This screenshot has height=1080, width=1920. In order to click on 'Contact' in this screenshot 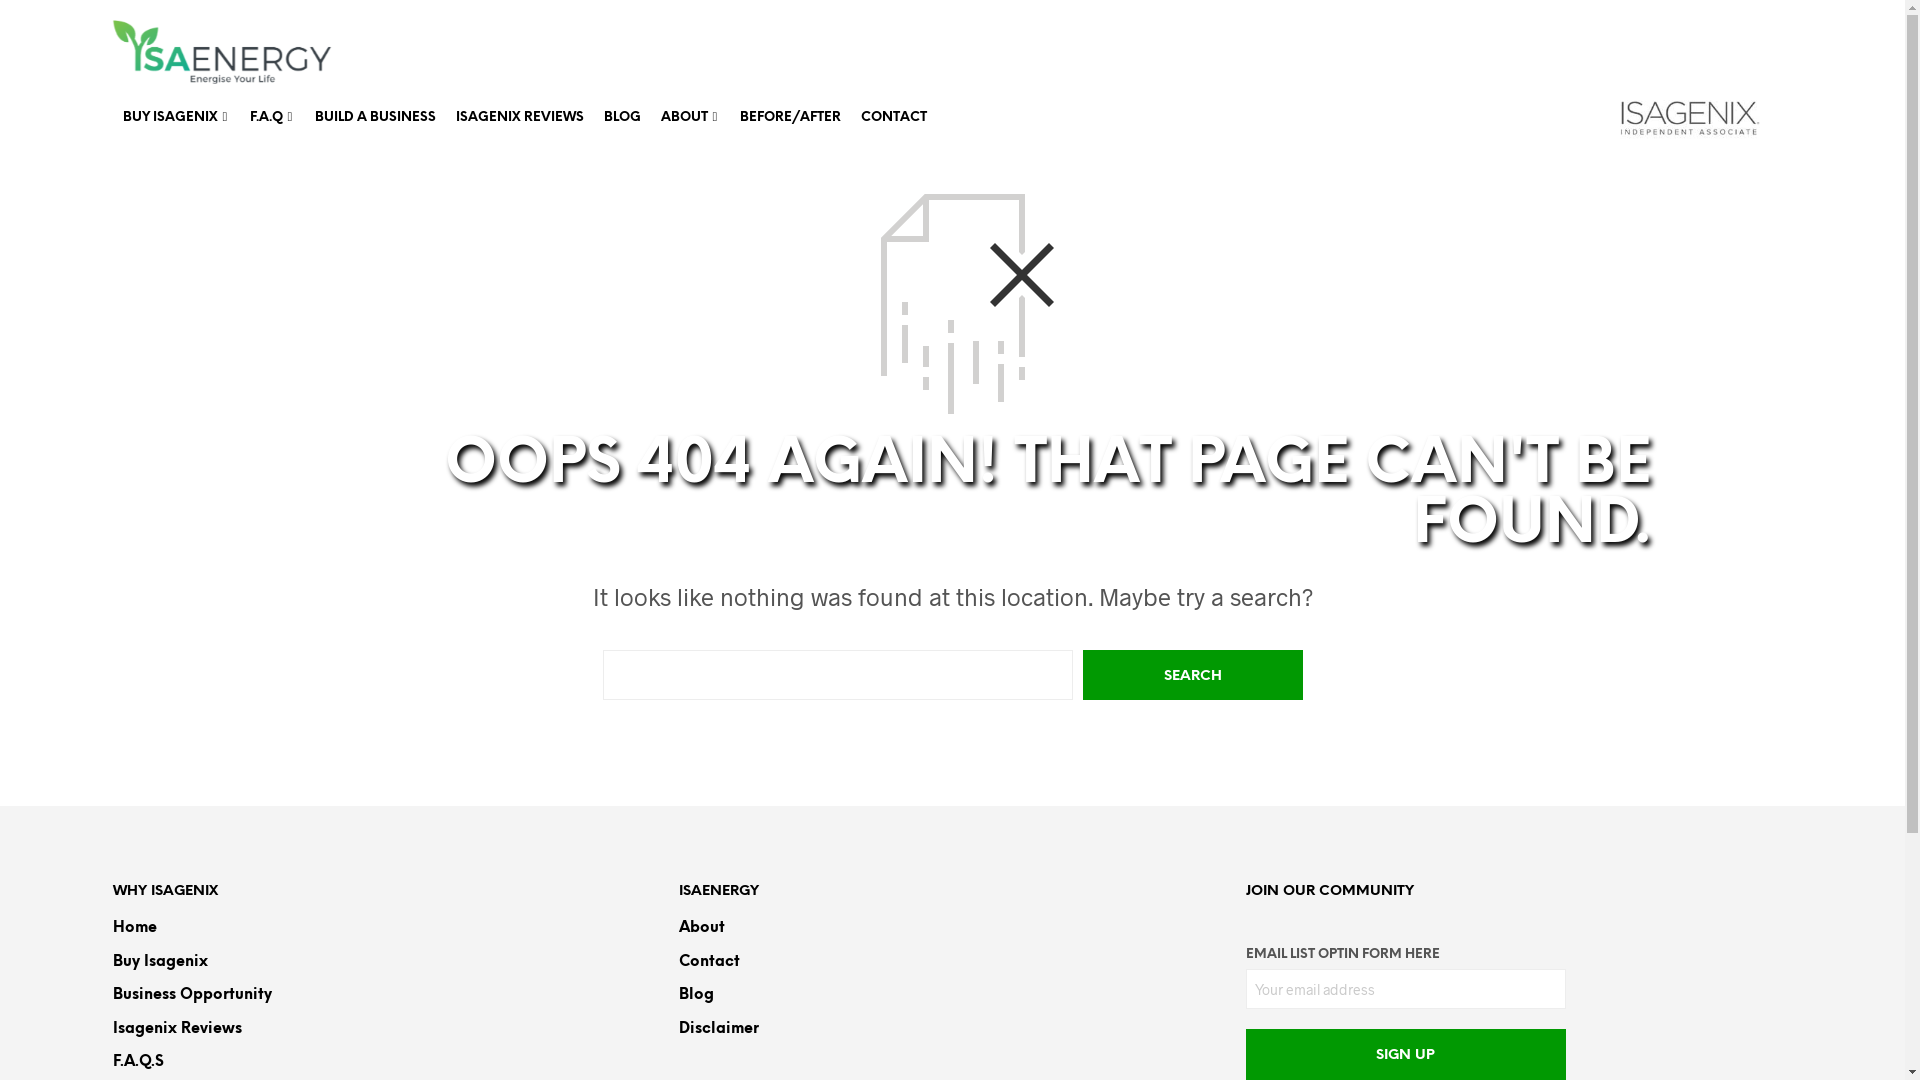, I will do `click(709, 960)`.